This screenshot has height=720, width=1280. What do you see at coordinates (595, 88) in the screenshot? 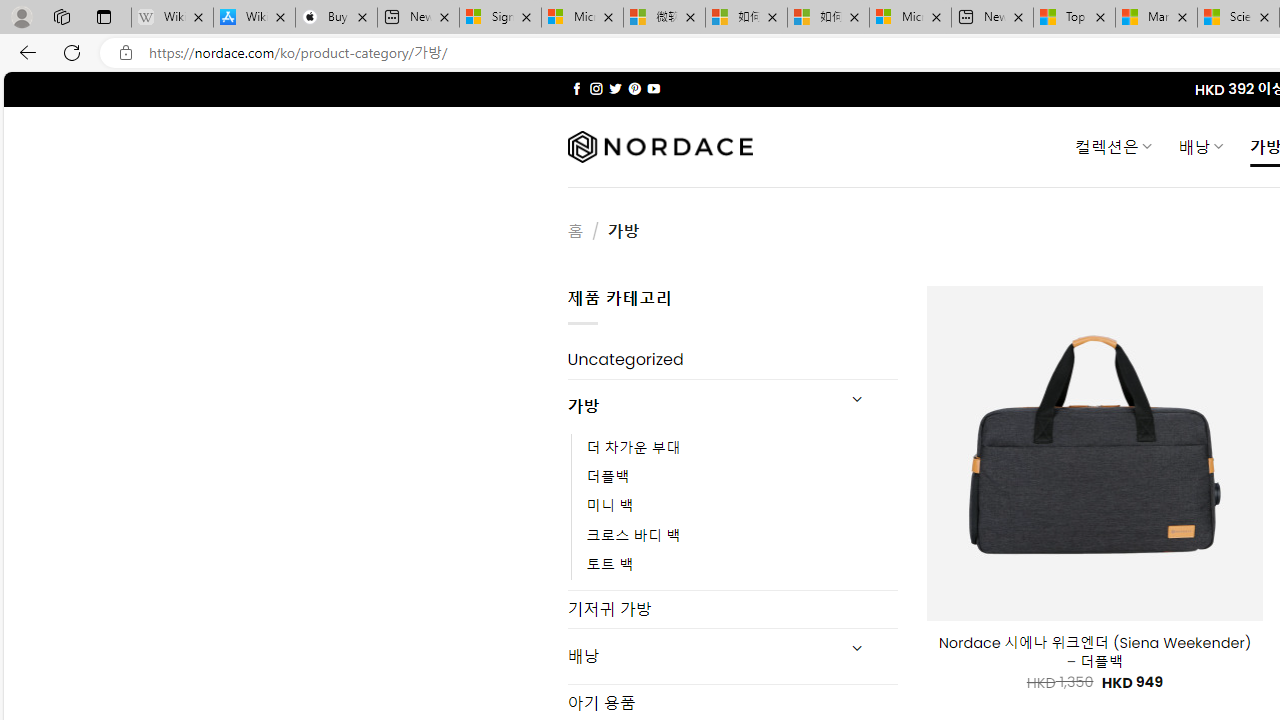
I see `'Follow on Instagram'` at bounding box center [595, 88].